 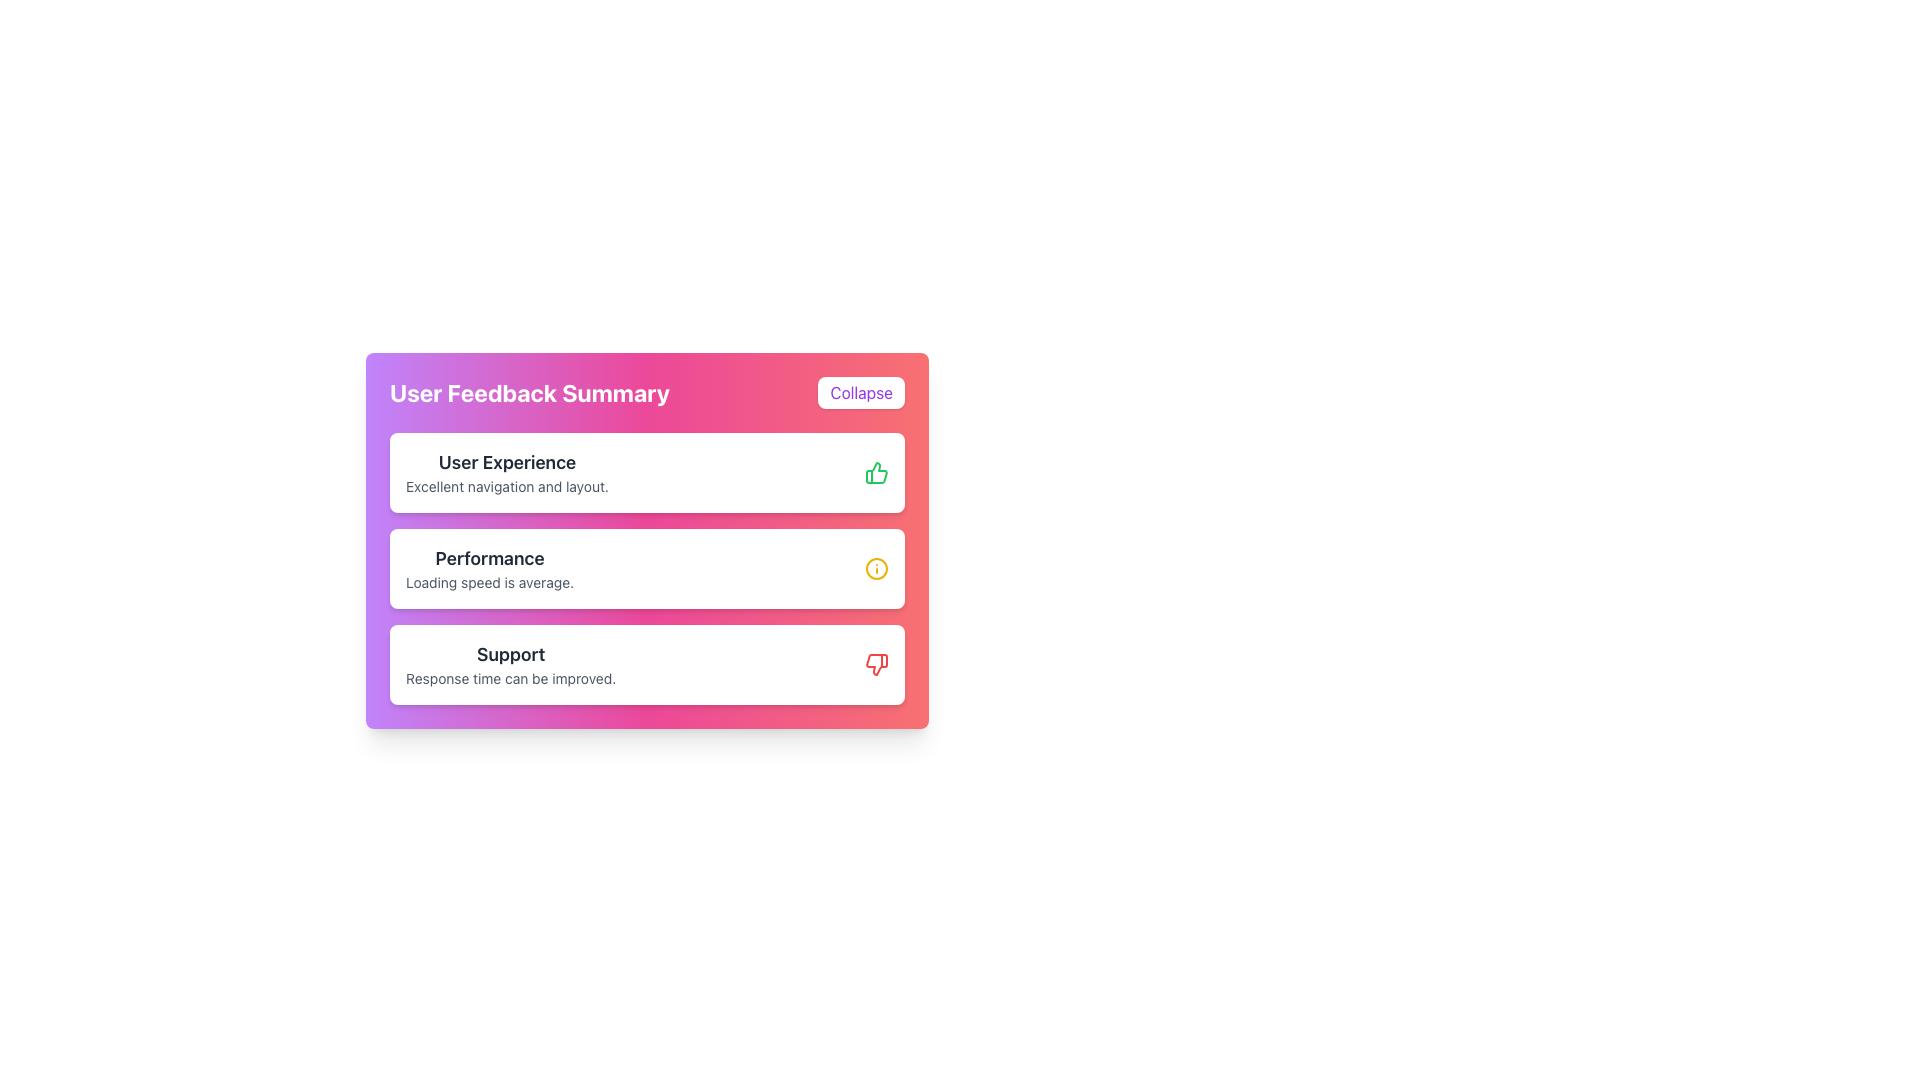 What do you see at coordinates (507, 486) in the screenshot?
I see `the light gray Text Label located directly beneath the 'User Experience' heading in the 'User Feedback Summary' panel` at bounding box center [507, 486].